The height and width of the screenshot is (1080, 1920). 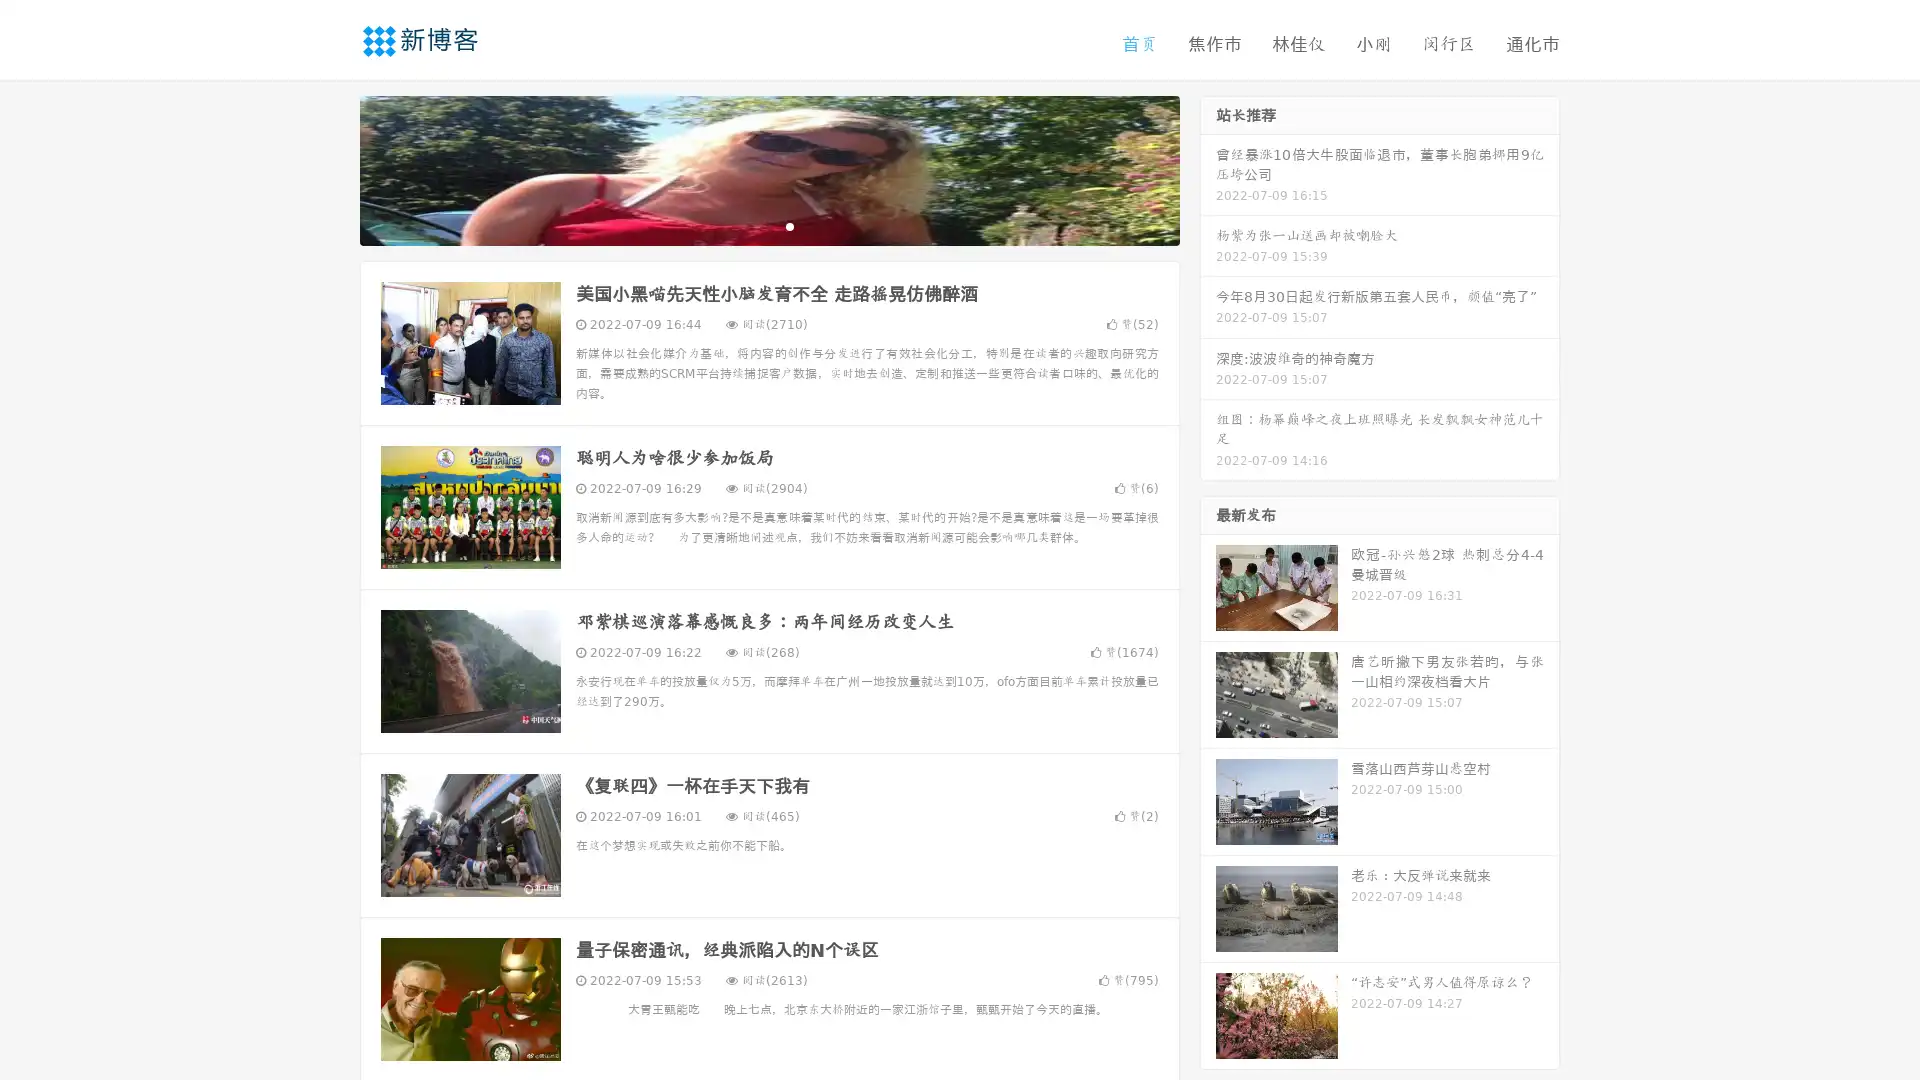 I want to click on Go to slide 1, so click(x=748, y=225).